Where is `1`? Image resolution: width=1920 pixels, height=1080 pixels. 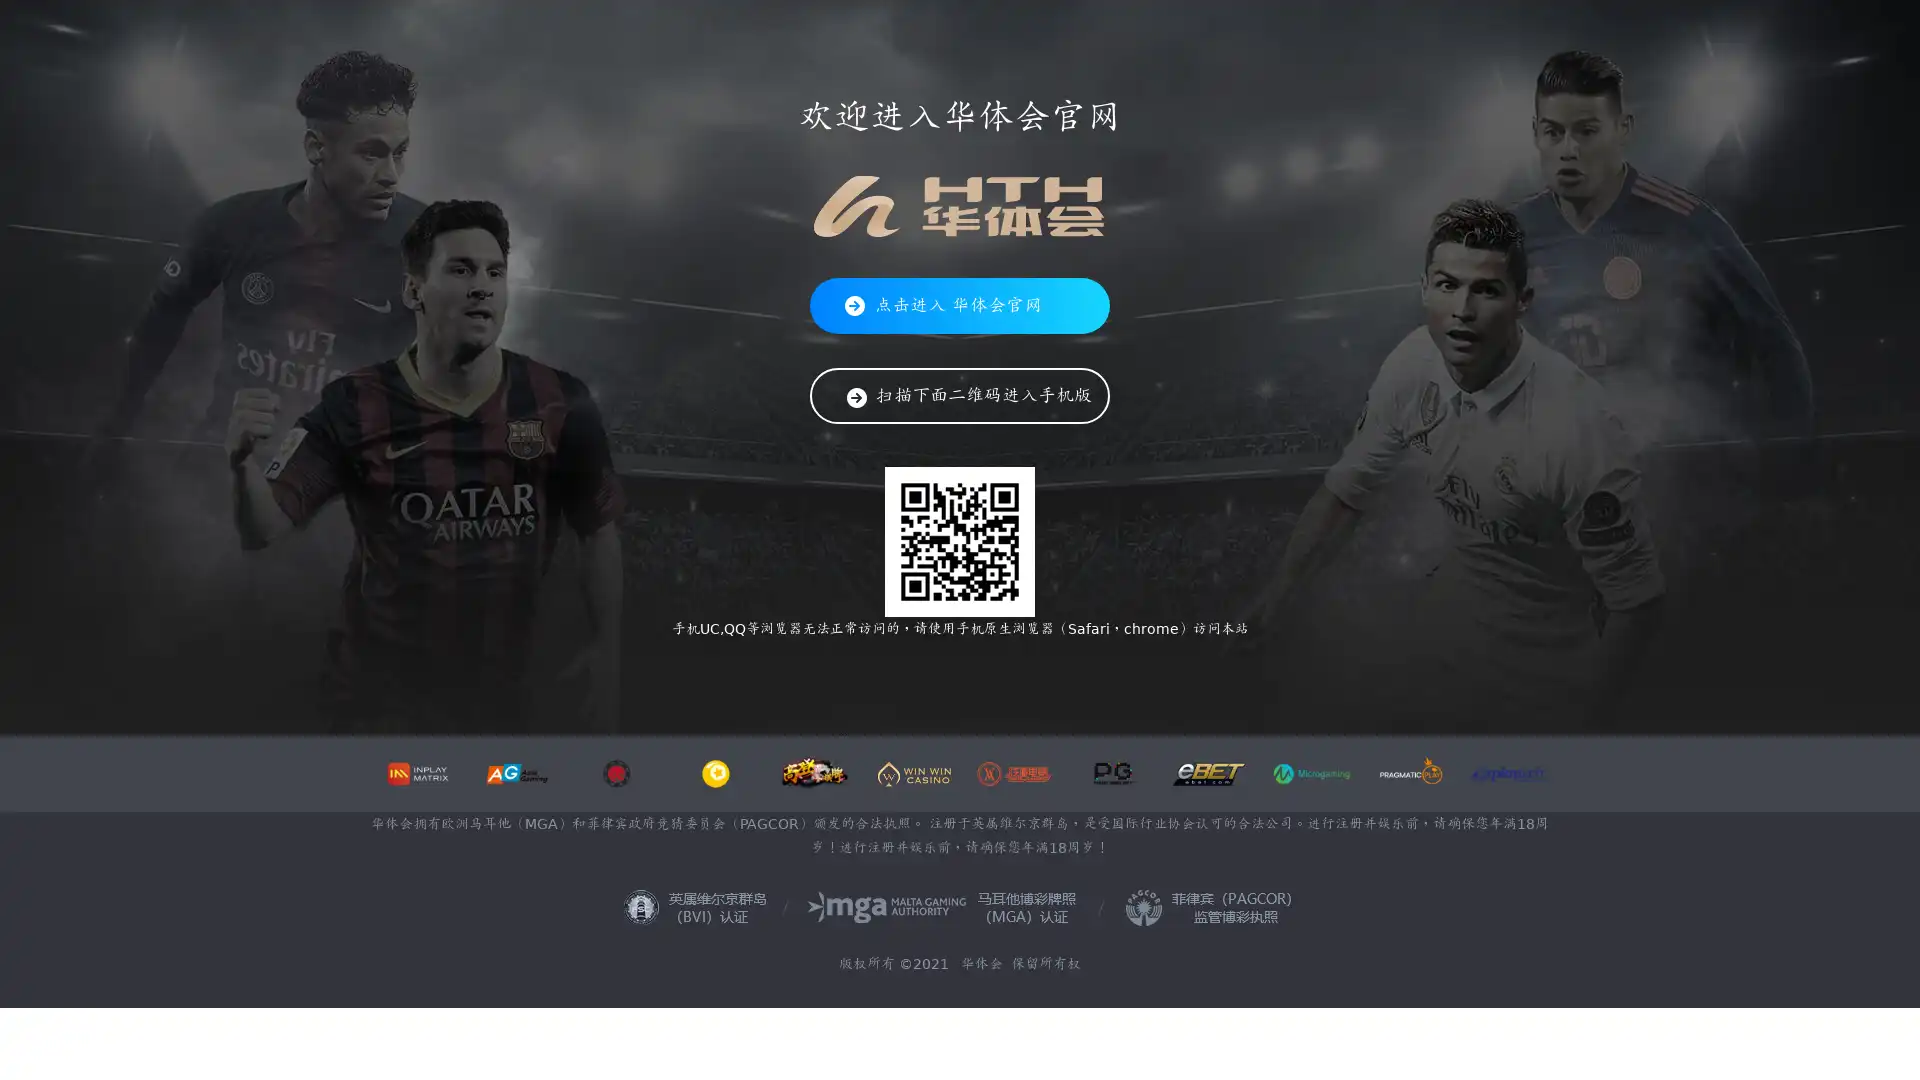
1 is located at coordinates (738, 666).